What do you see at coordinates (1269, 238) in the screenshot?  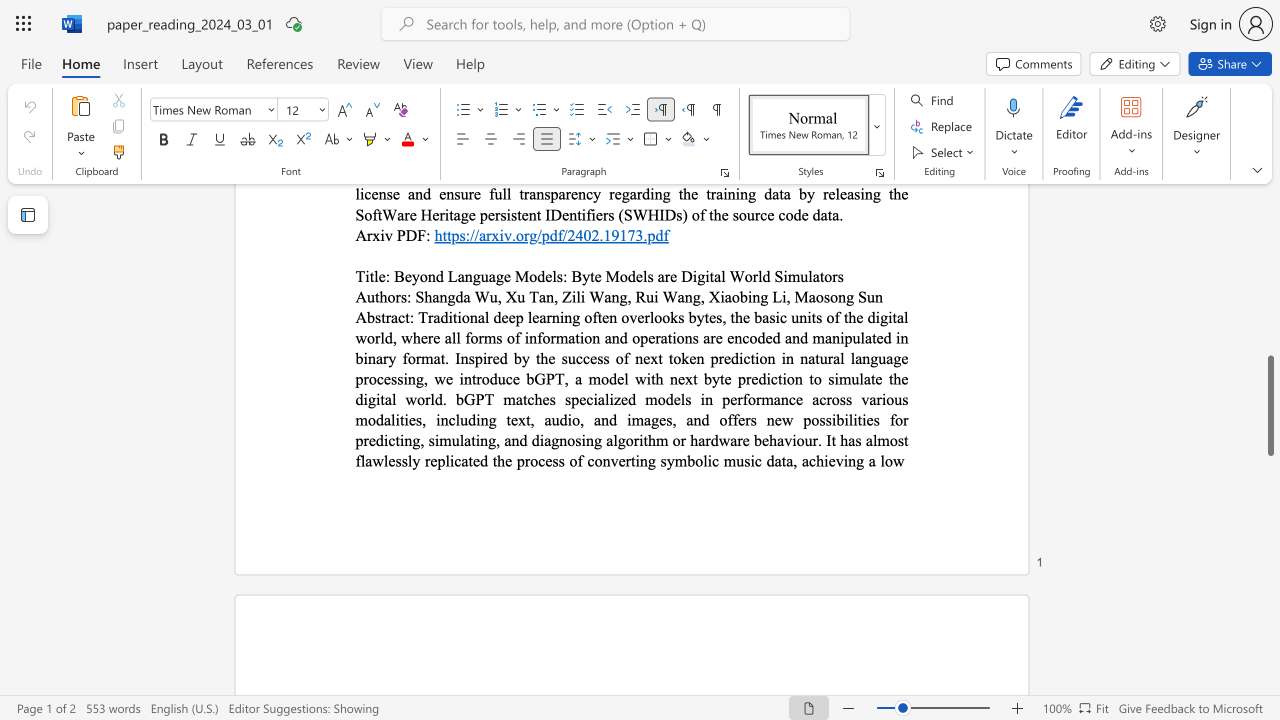 I see `the scrollbar to scroll the page up` at bounding box center [1269, 238].